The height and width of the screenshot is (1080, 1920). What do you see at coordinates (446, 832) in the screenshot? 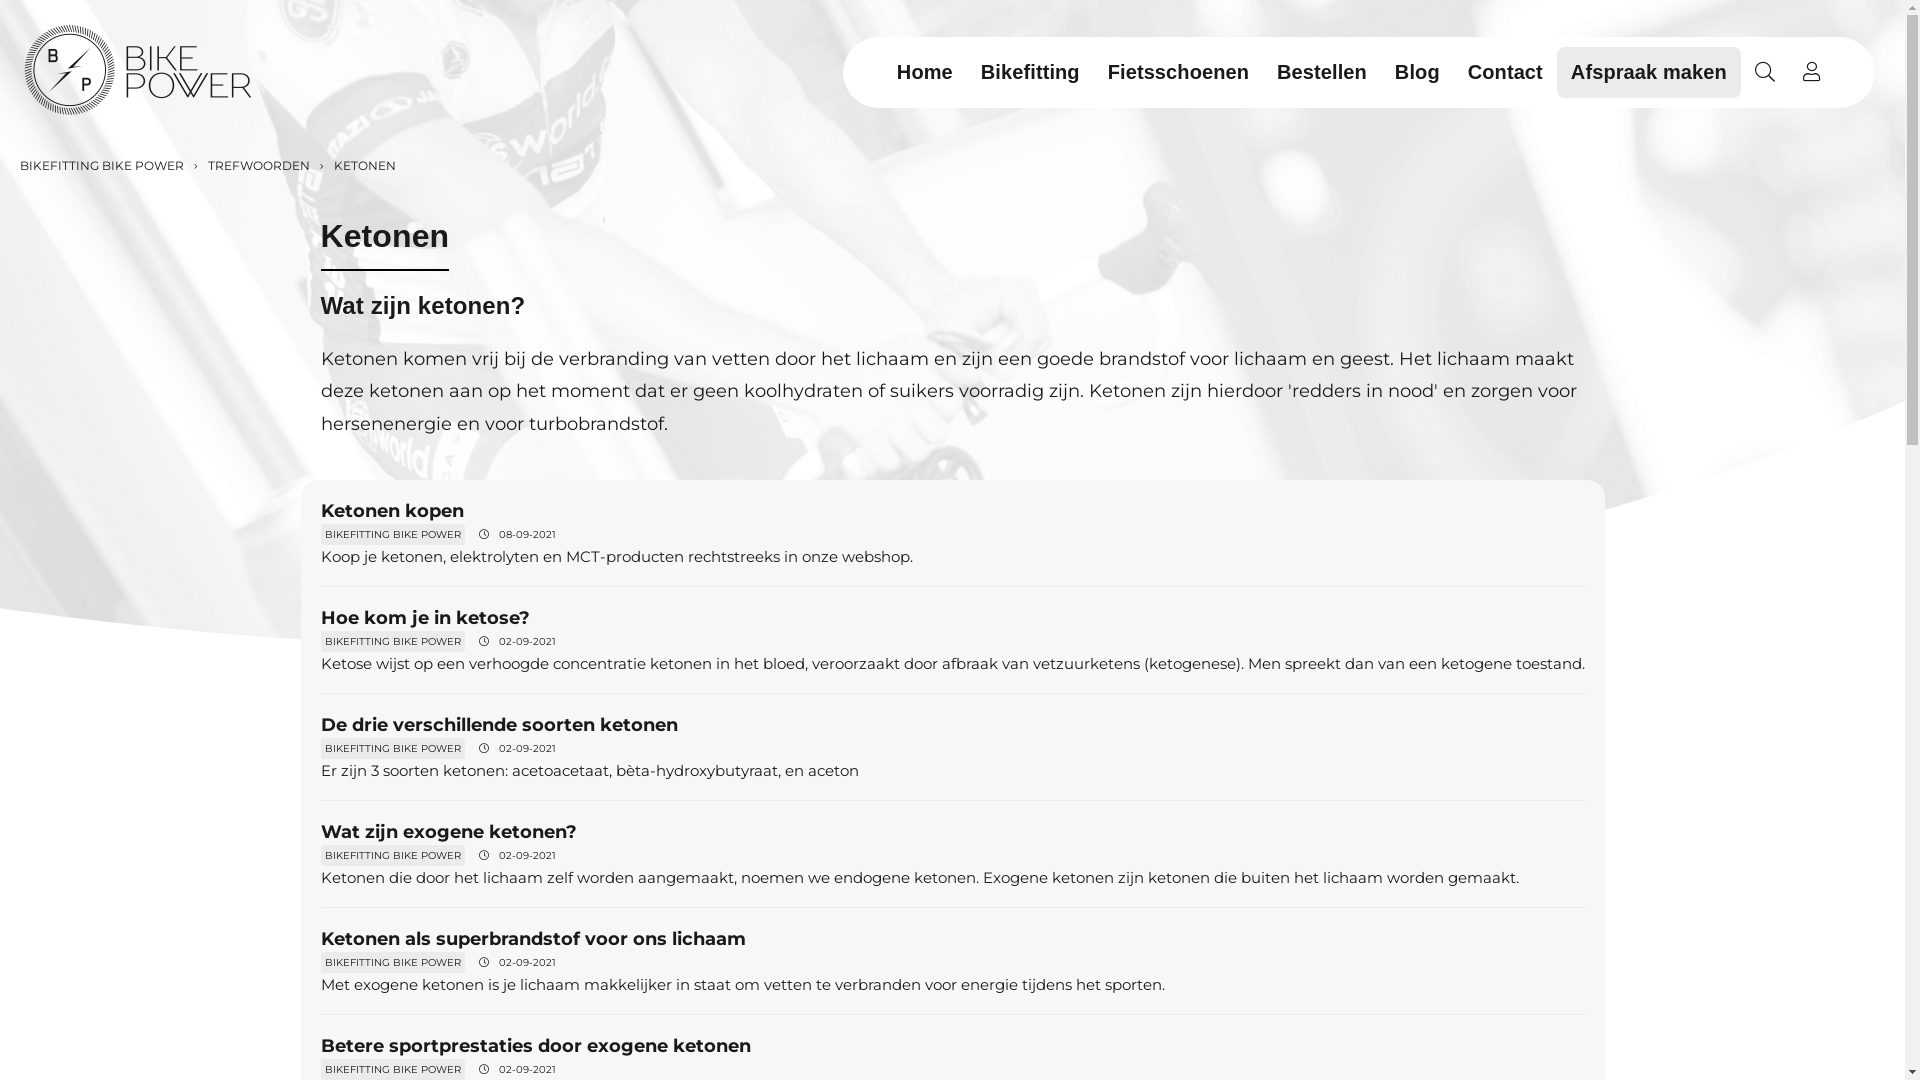
I see `'Wat zijn exogene ketonen?'` at bounding box center [446, 832].